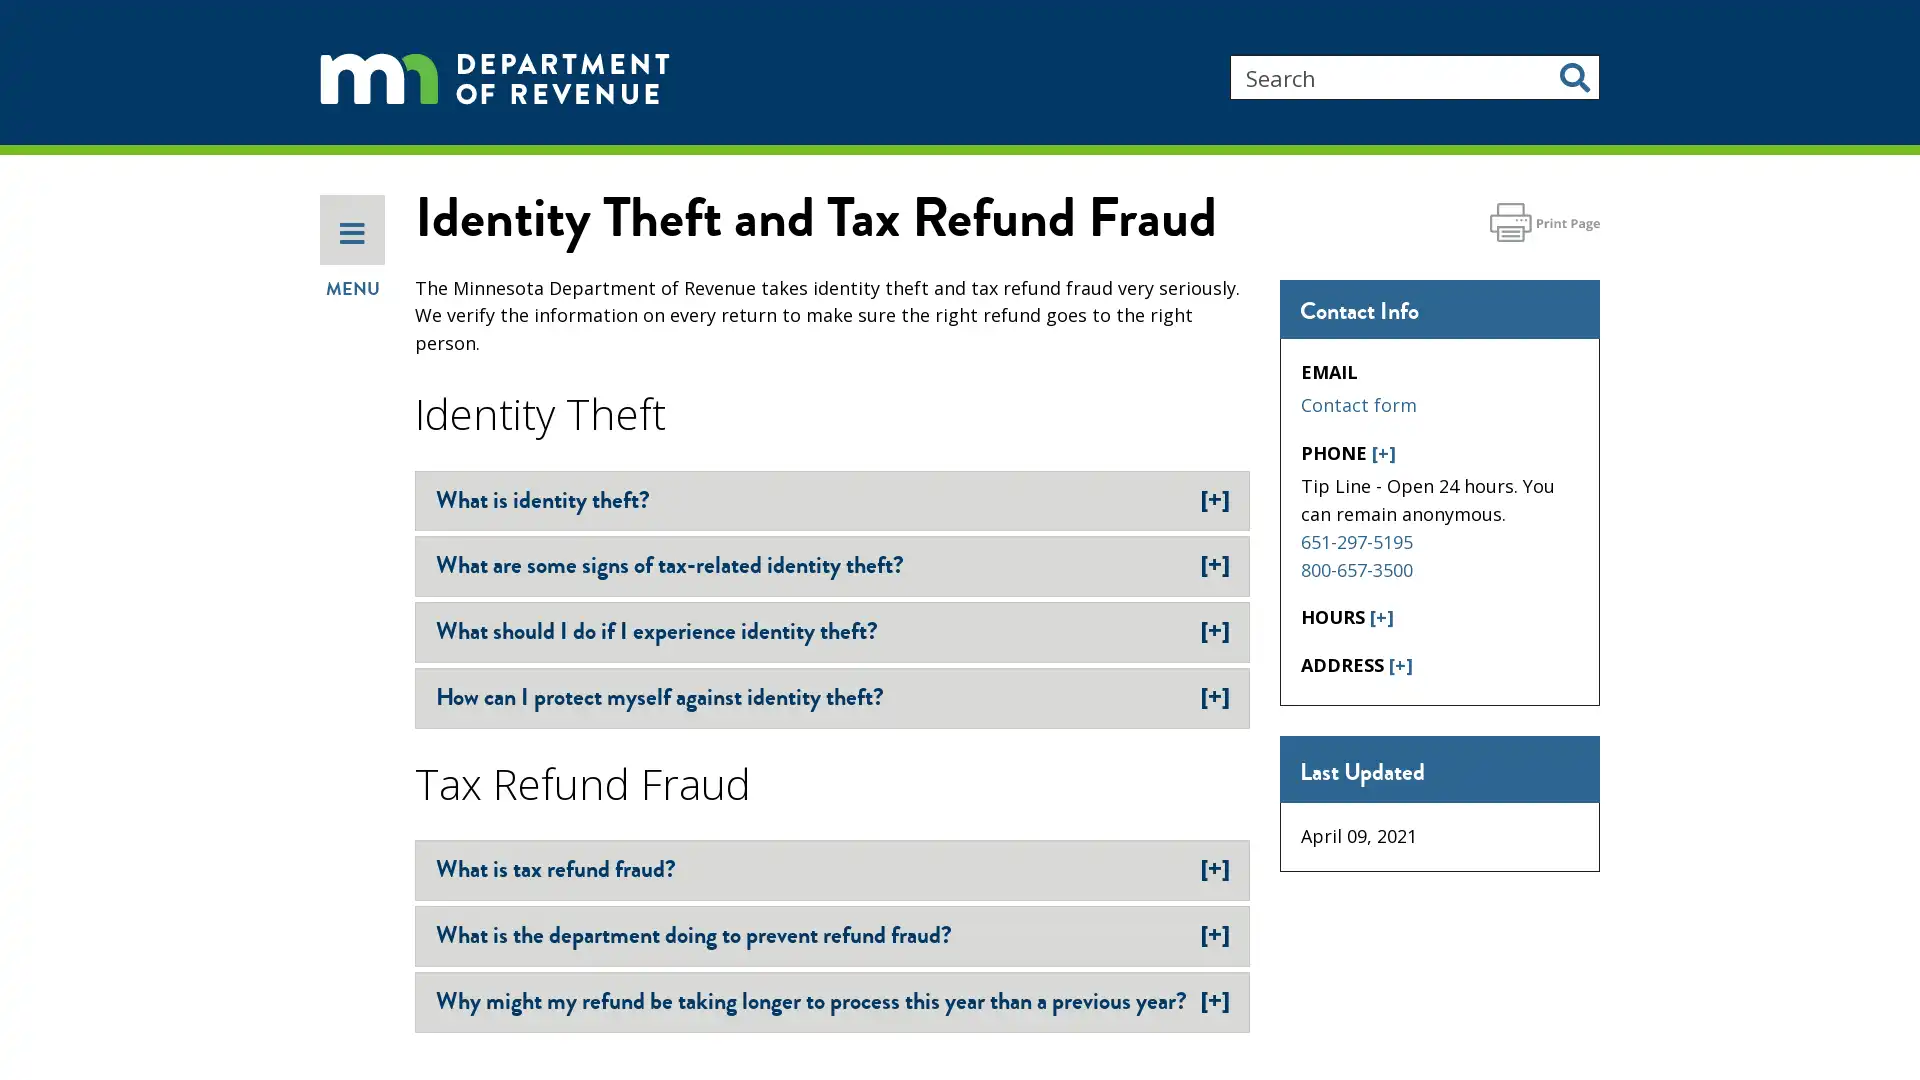  Describe the element at coordinates (1574, 76) in the screenshot. I see `Search` at that location.